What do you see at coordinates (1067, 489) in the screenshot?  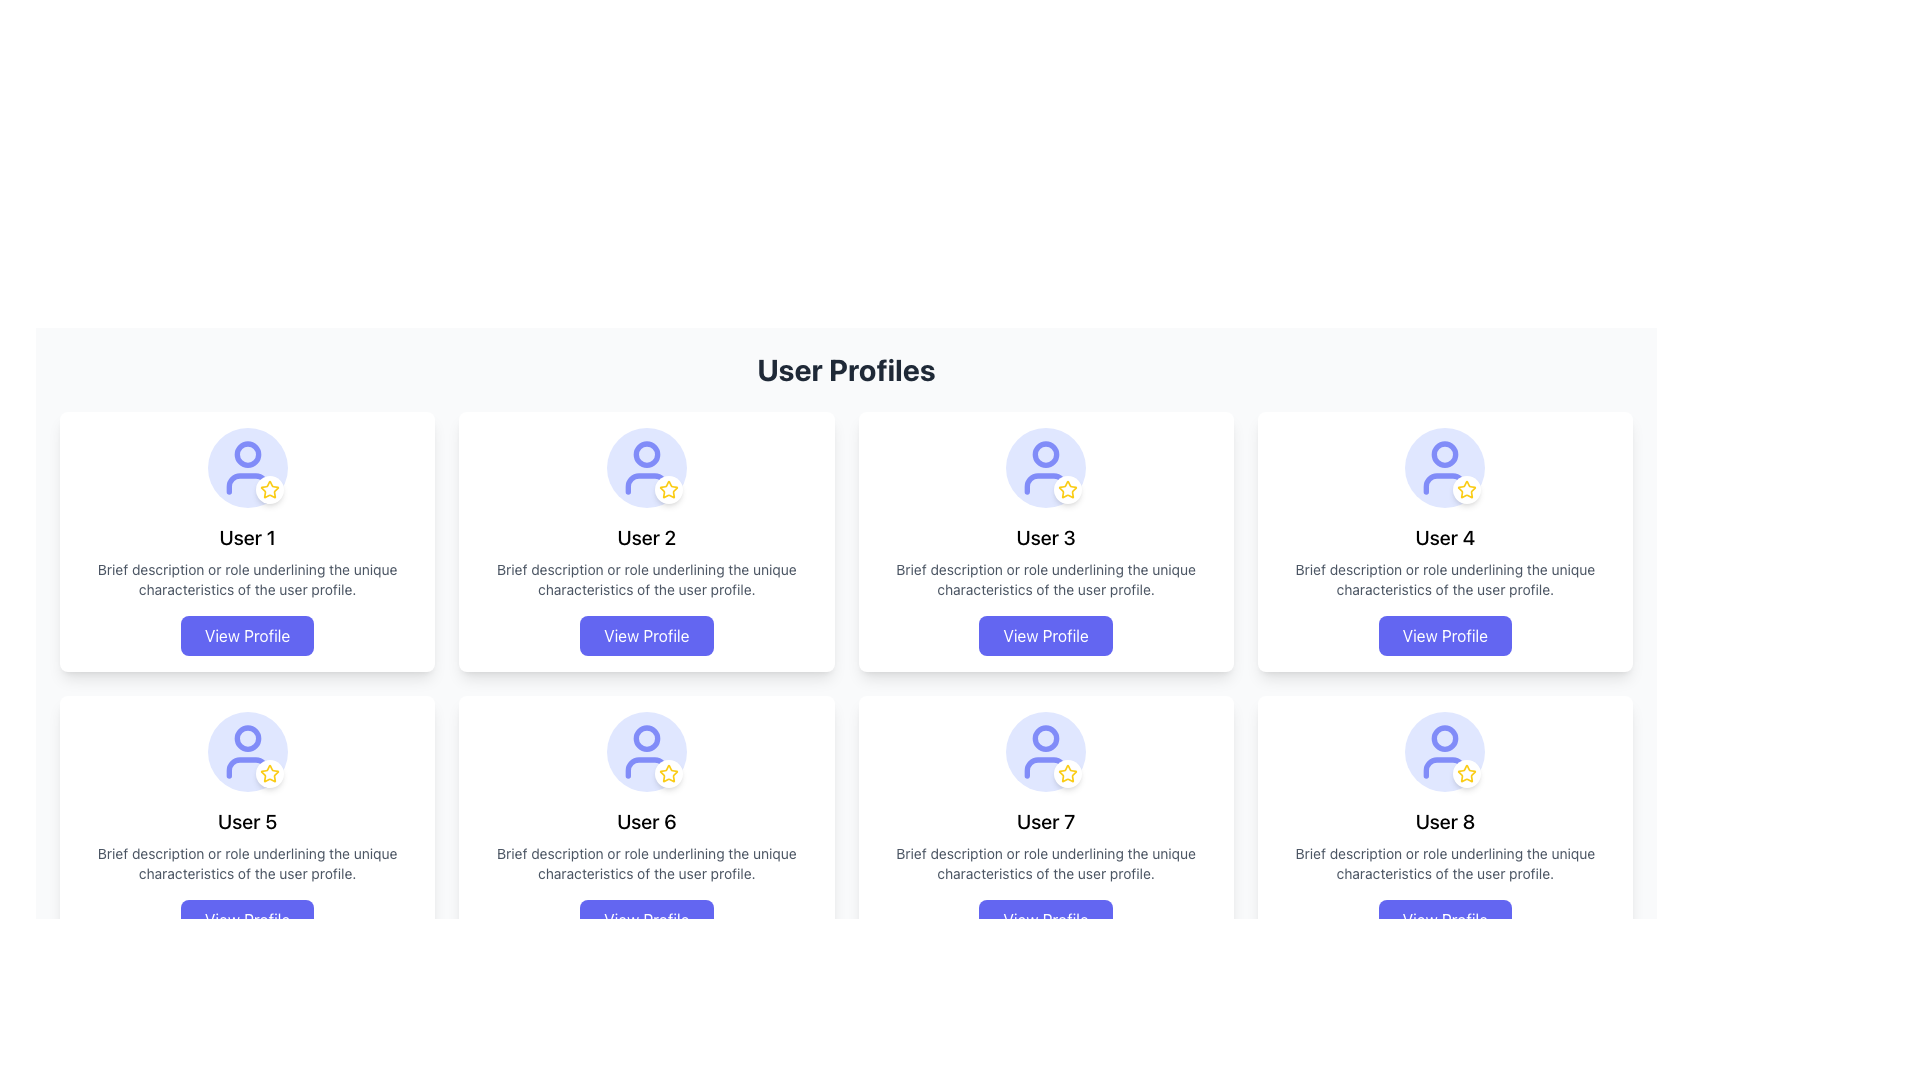 I see `the yellow star icon with a hollow center located at the bottom-right corner of the user profile card labeled 'User 3'` at bounding box center [1067, 489].